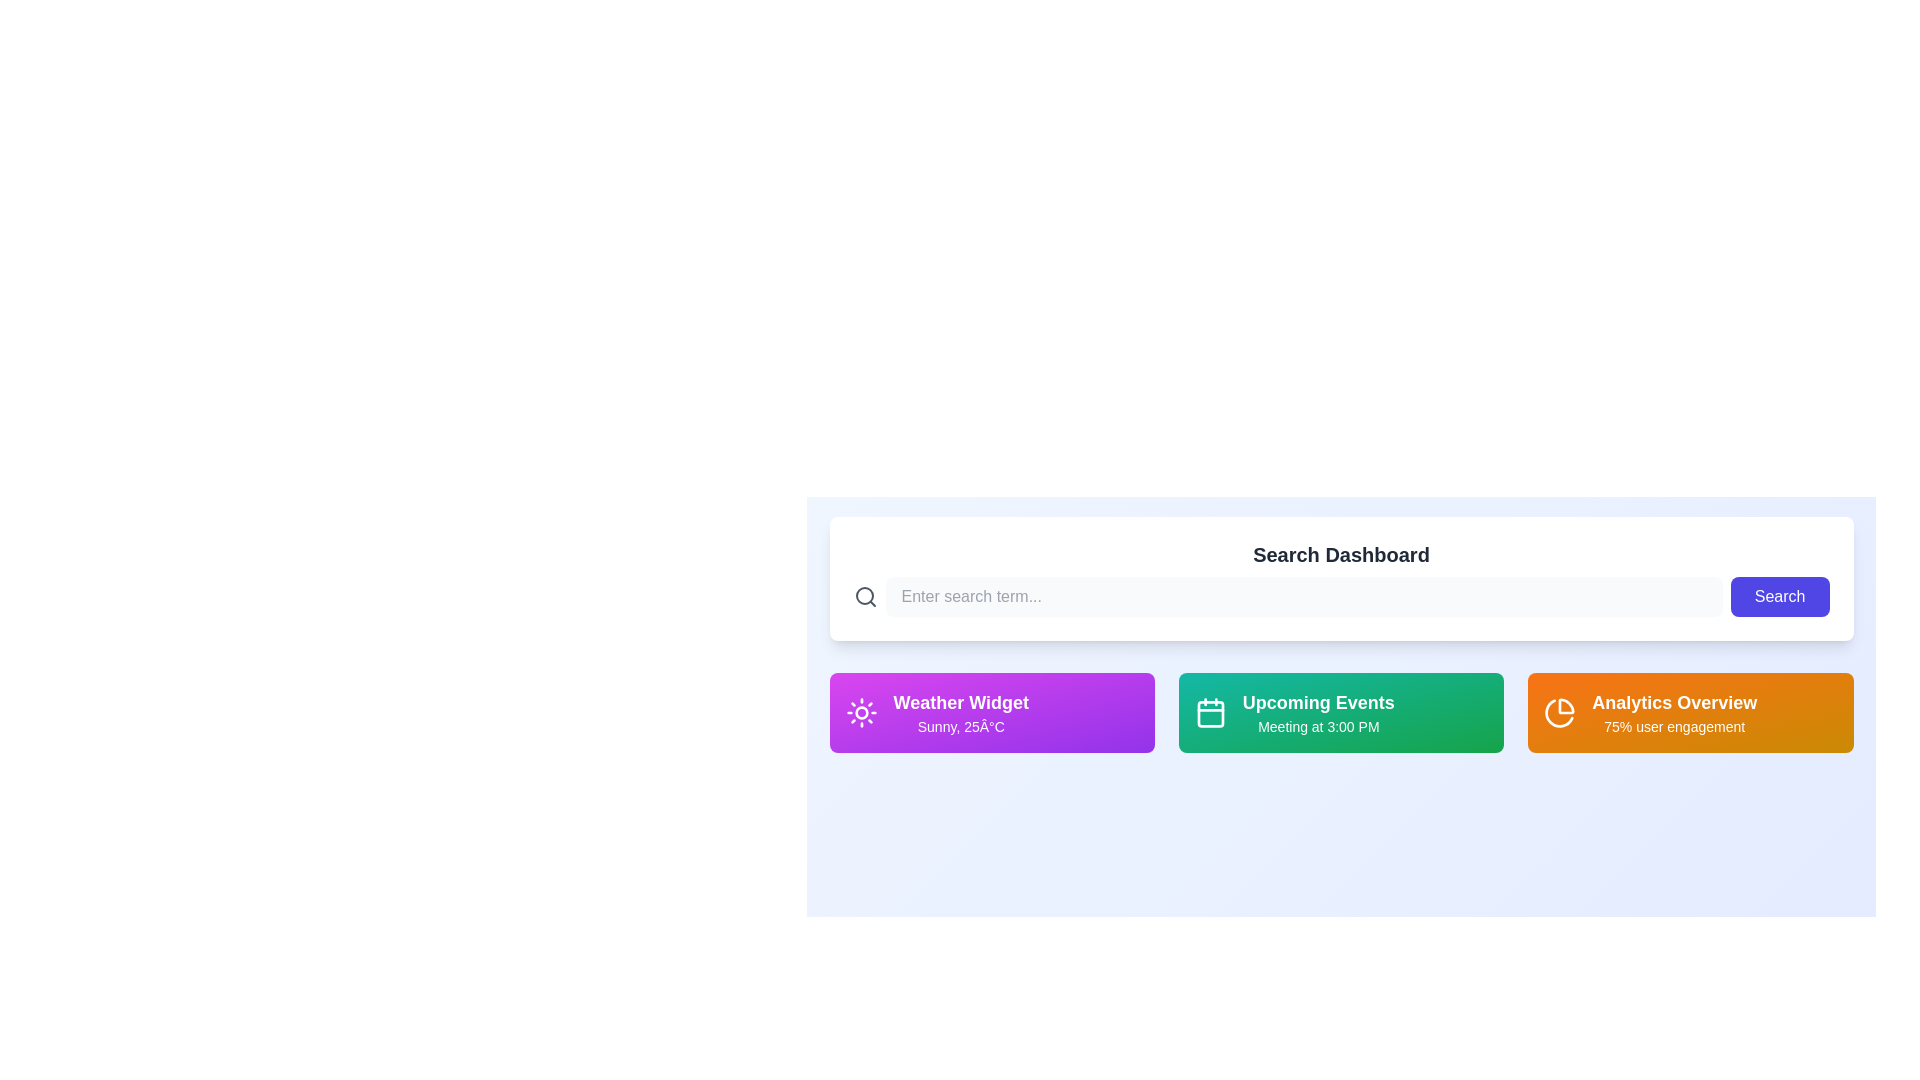  Describe the element at coordinates (1559, 712) in the screenshot. I see `the pie chart icon within the orange background of the 'Analytics Overview' section as a visual cue representing analytics` at that location.